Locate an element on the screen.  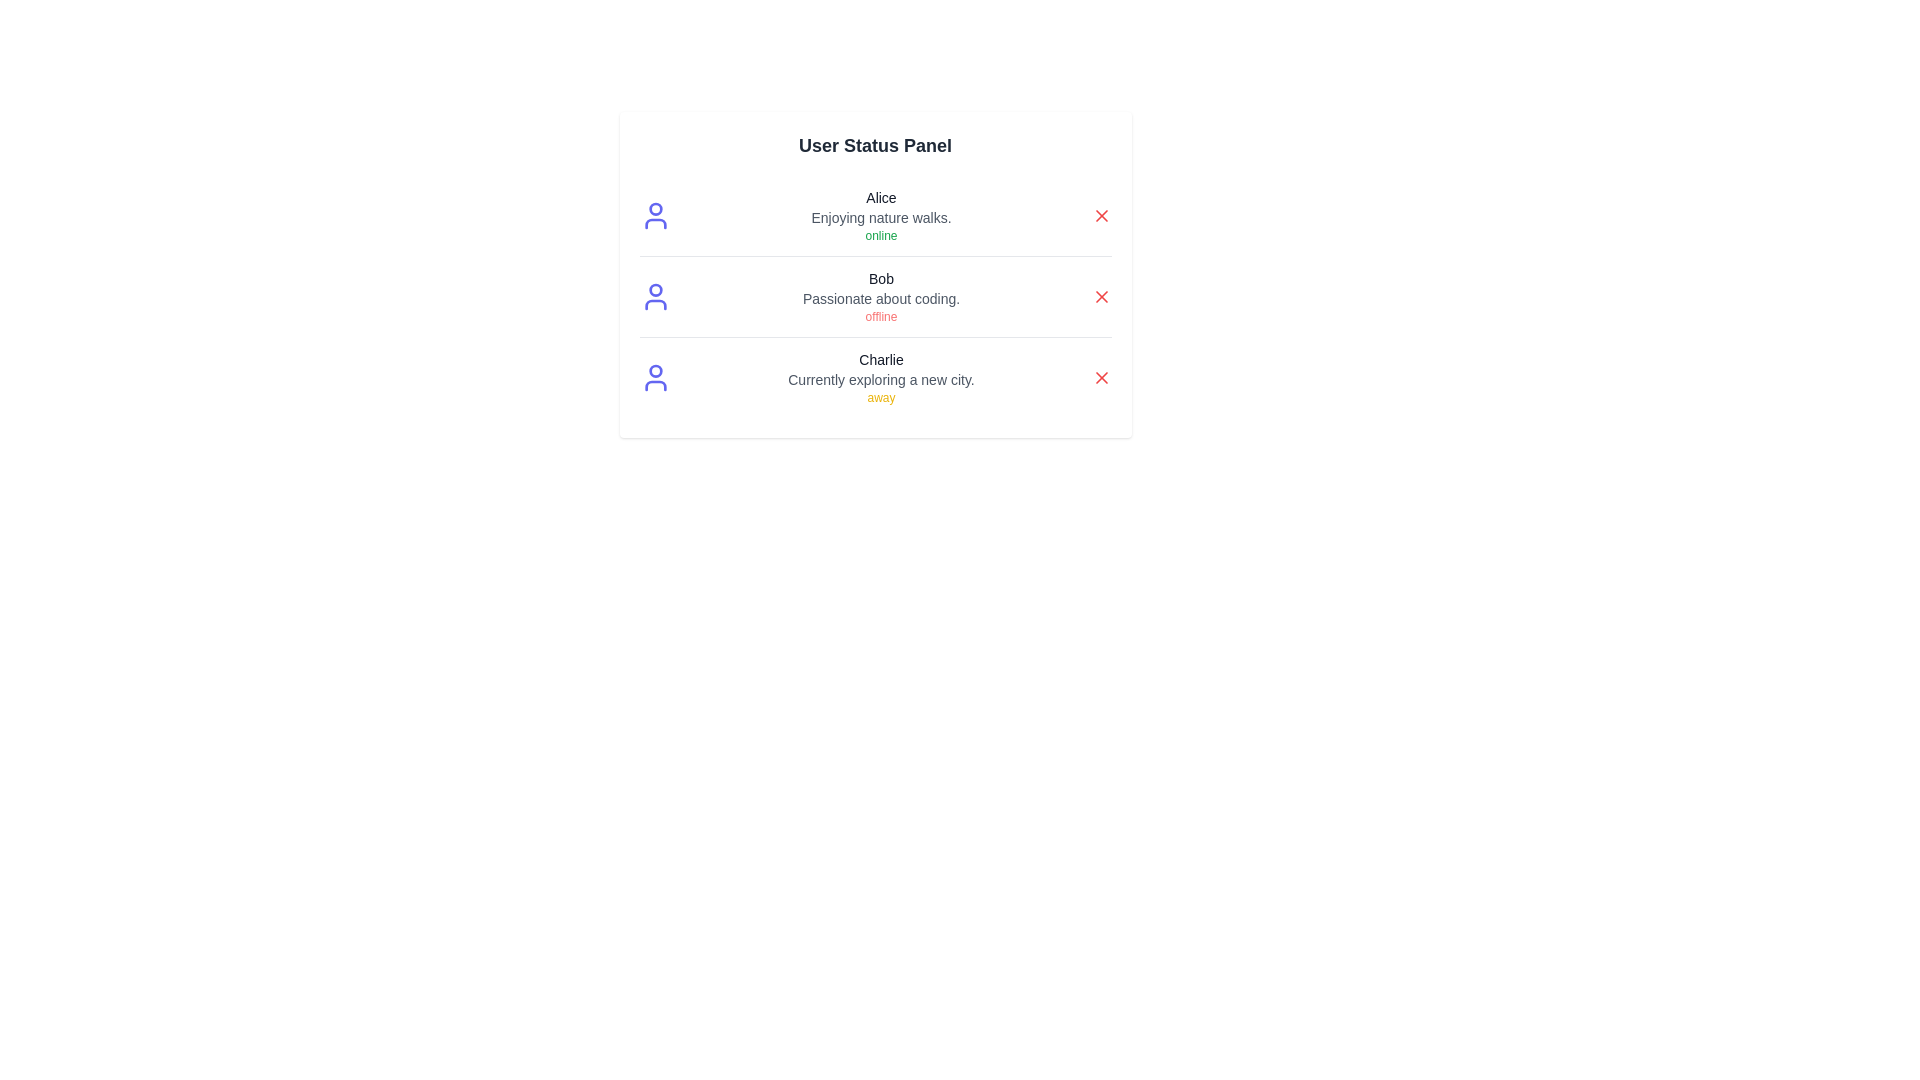
the red 'X' icon button, which is an SVG element located to the right of the text 'Alice' in the user status panel is located at coordinates (1100, 216).